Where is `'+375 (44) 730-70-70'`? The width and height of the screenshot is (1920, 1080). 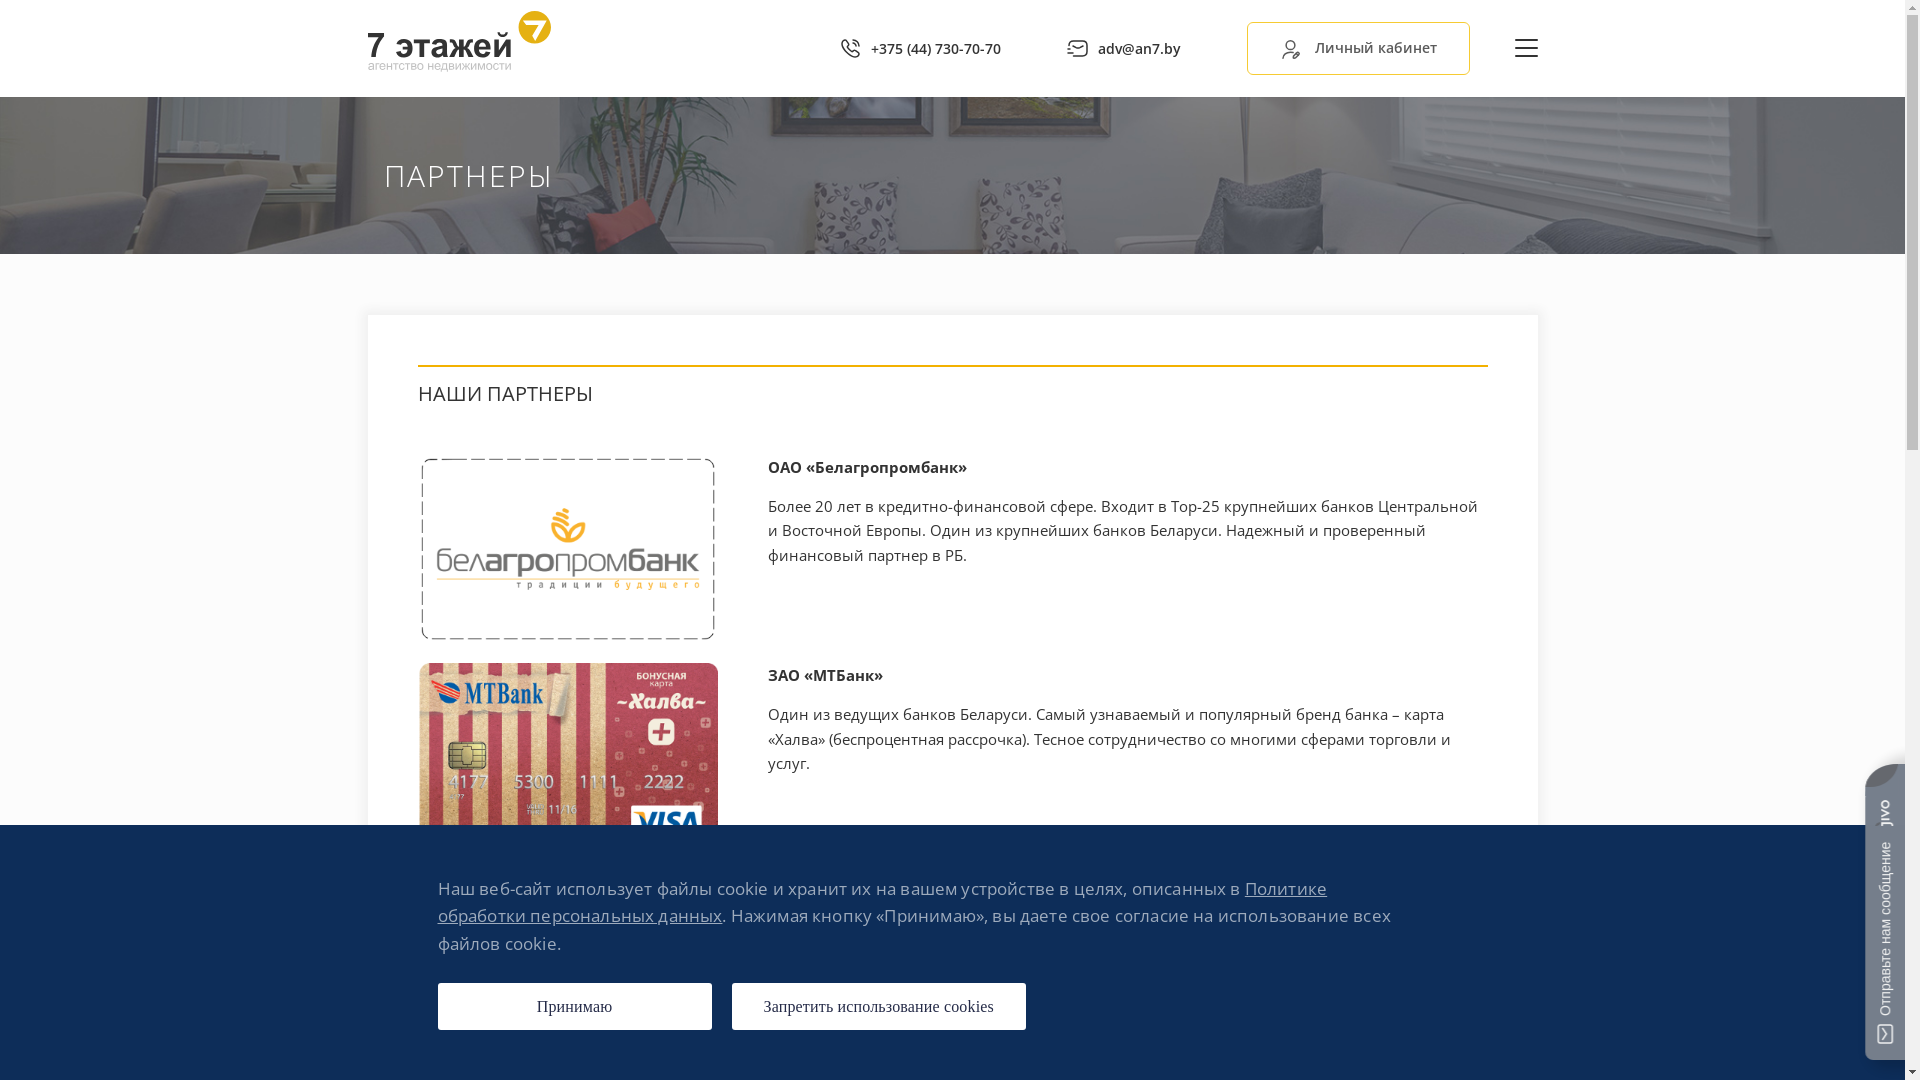
'+375 (44) 730-70-70' is located at coordinates (919, 47).